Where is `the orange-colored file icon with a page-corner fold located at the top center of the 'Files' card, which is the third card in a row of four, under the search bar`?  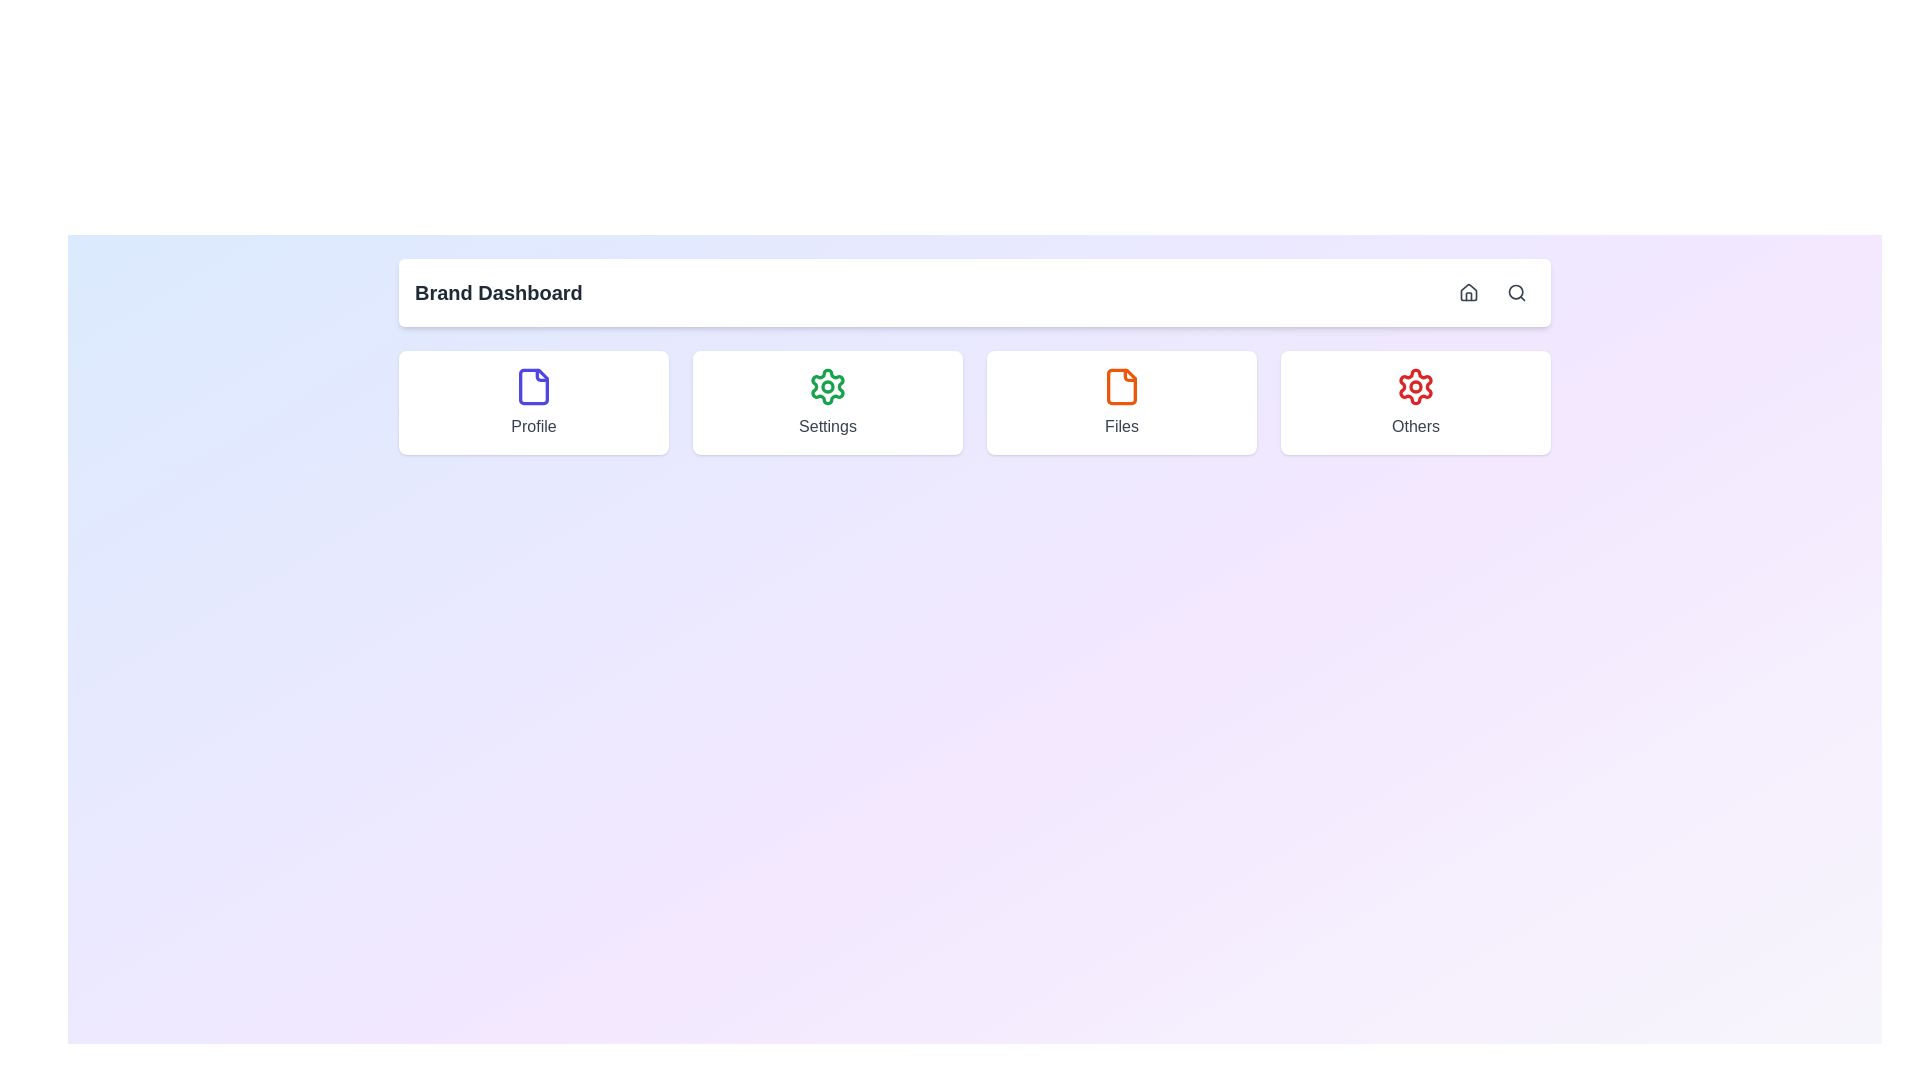
the orange-colored file icon with a page-corner fold located at the top center of the 'Files' card, which is the third card in a row of four, under the search bar is located at coordinates (1122, 386).